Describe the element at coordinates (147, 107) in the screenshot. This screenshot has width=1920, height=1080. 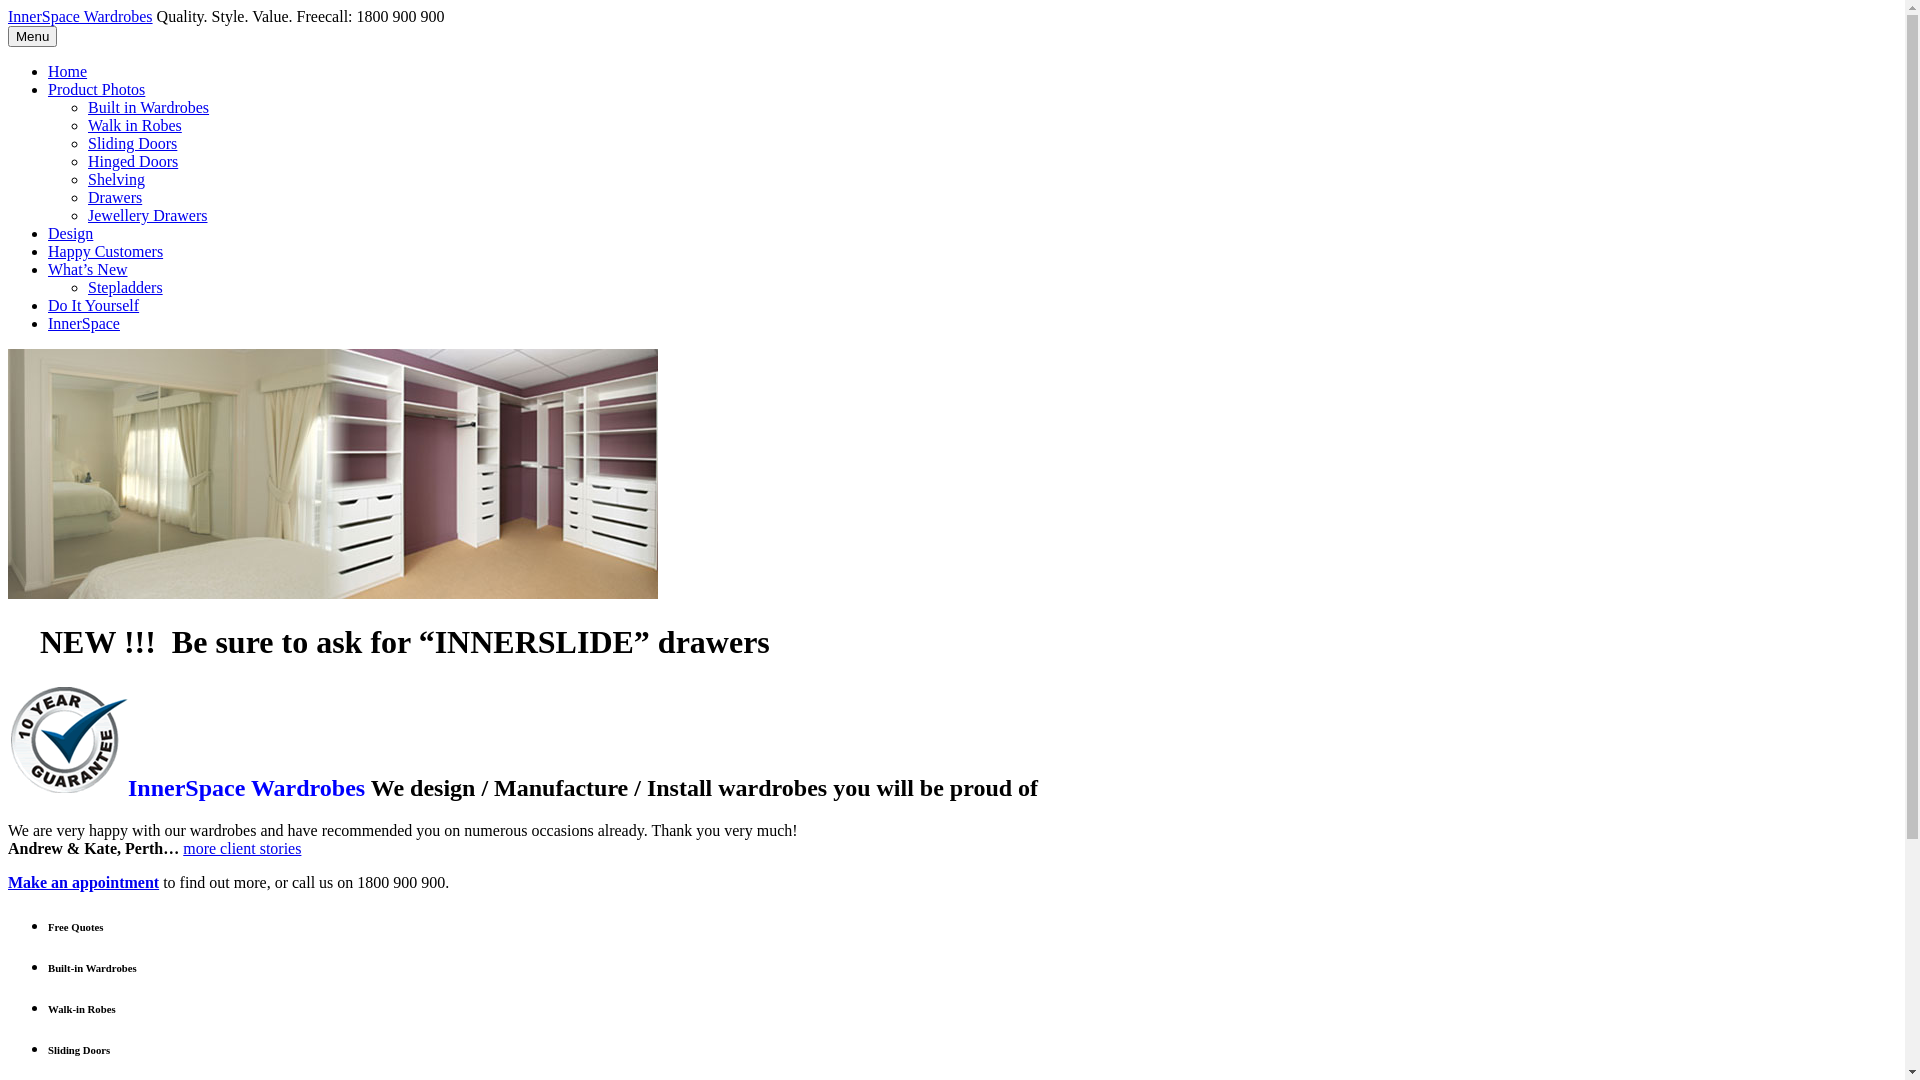
I see `'Built in Wardrobes'` at that location.